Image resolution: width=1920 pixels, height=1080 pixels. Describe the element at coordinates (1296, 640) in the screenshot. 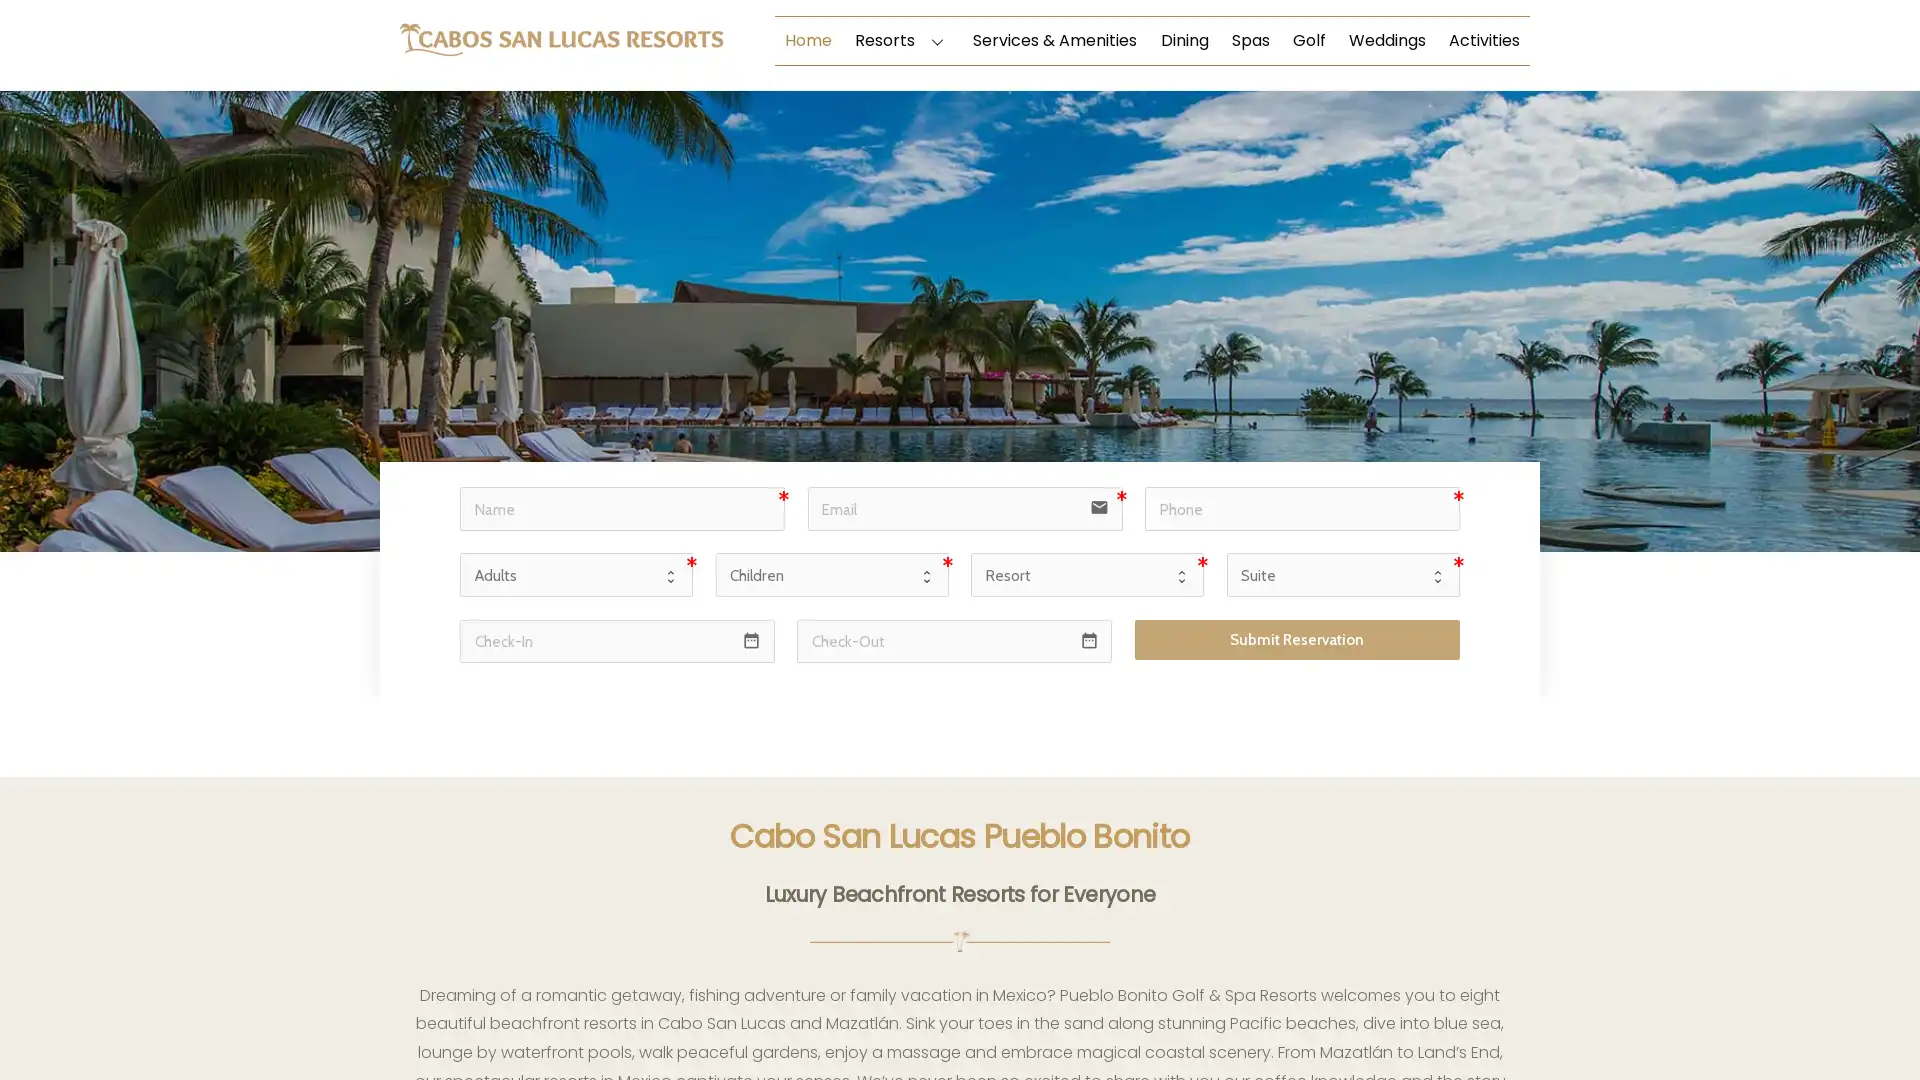

I see `Submit Reservation` at that location.